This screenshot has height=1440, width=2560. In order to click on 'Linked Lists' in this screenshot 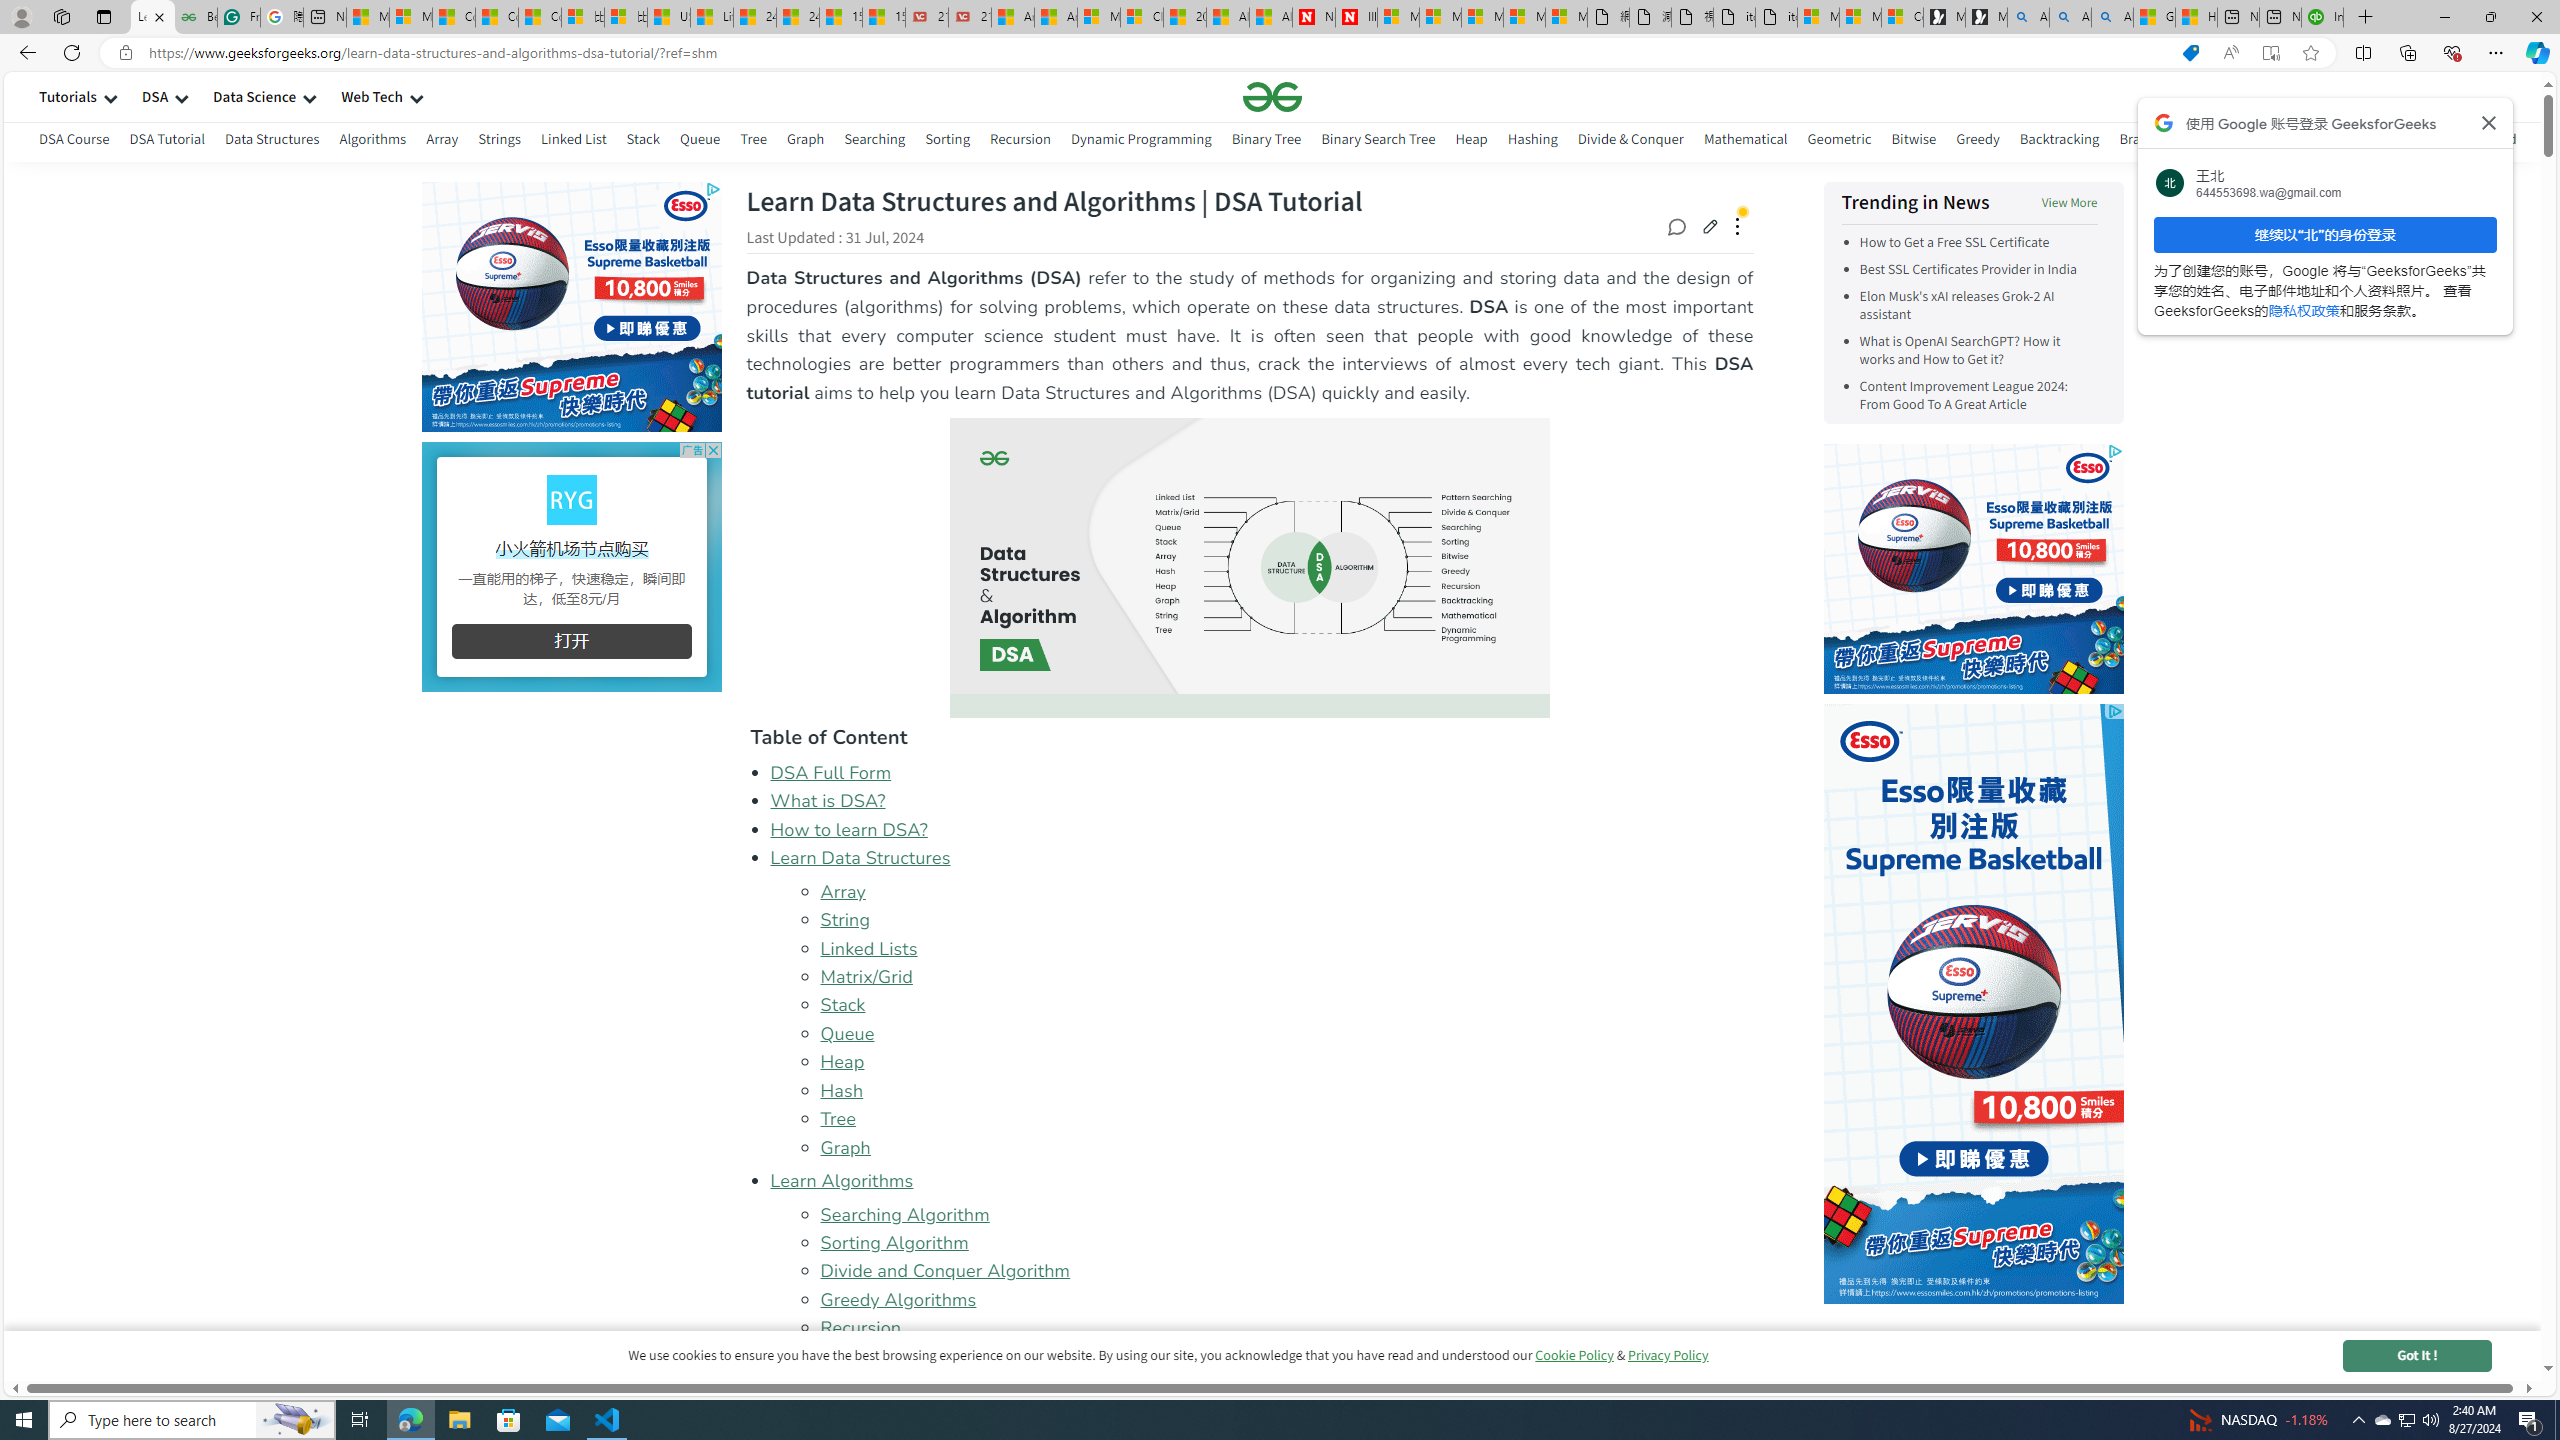, I will do `click(868, 947)`.